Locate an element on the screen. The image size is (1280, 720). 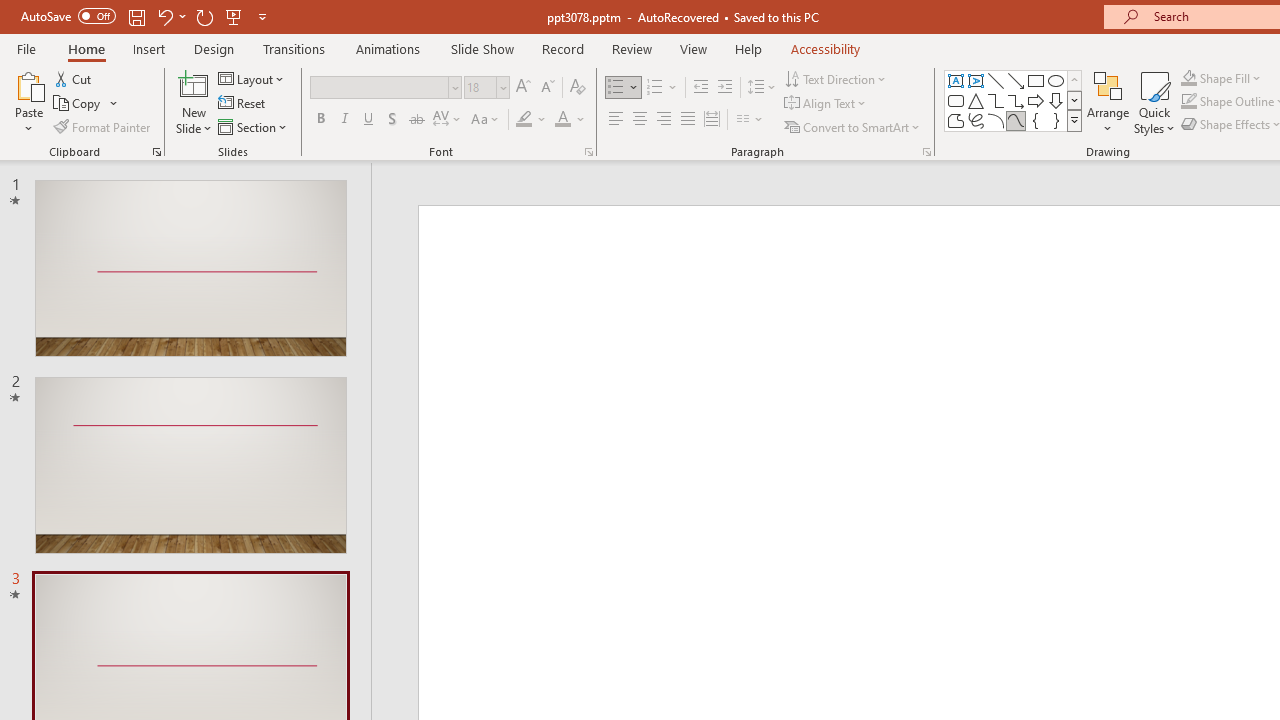
'Quick Access Toolbar' is located at coordinates (144, 16).